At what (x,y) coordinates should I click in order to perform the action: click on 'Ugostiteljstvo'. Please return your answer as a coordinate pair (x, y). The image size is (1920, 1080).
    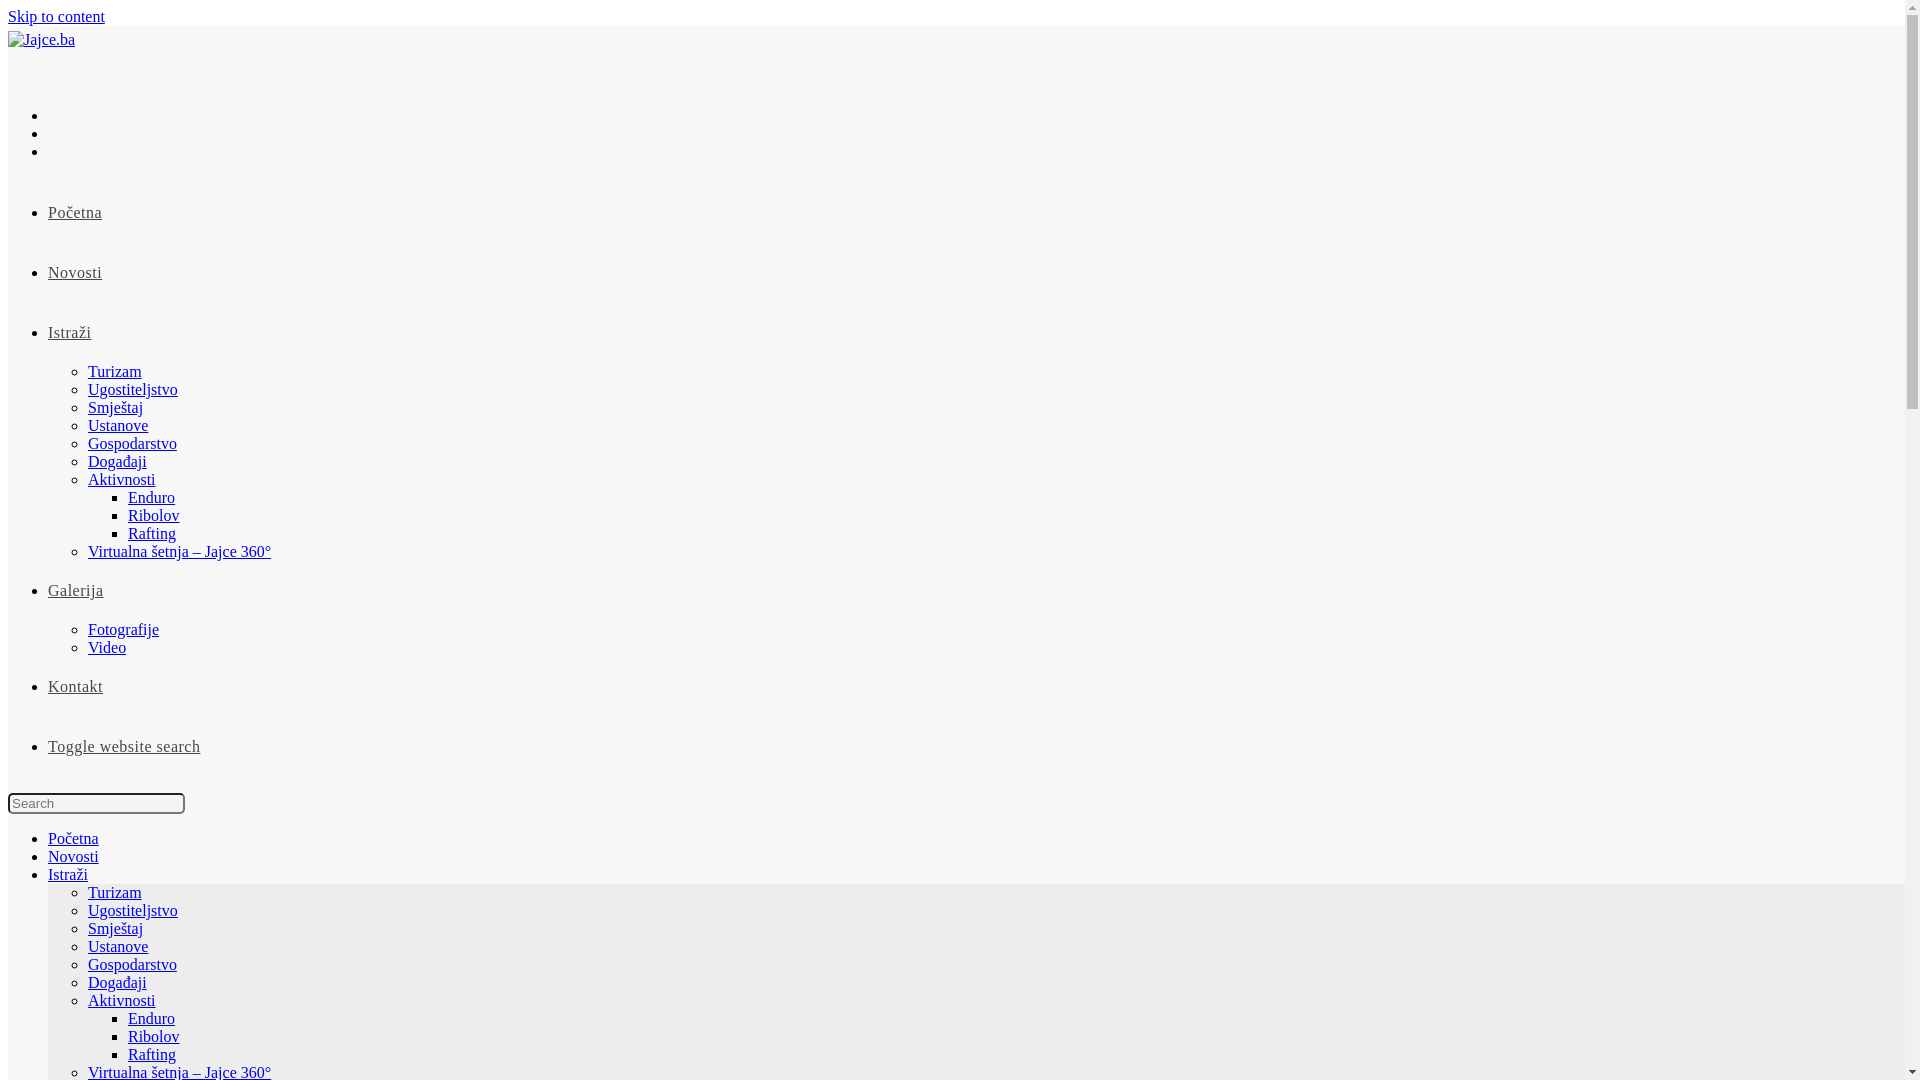
    Looking at the image, I should click on (132, 389).